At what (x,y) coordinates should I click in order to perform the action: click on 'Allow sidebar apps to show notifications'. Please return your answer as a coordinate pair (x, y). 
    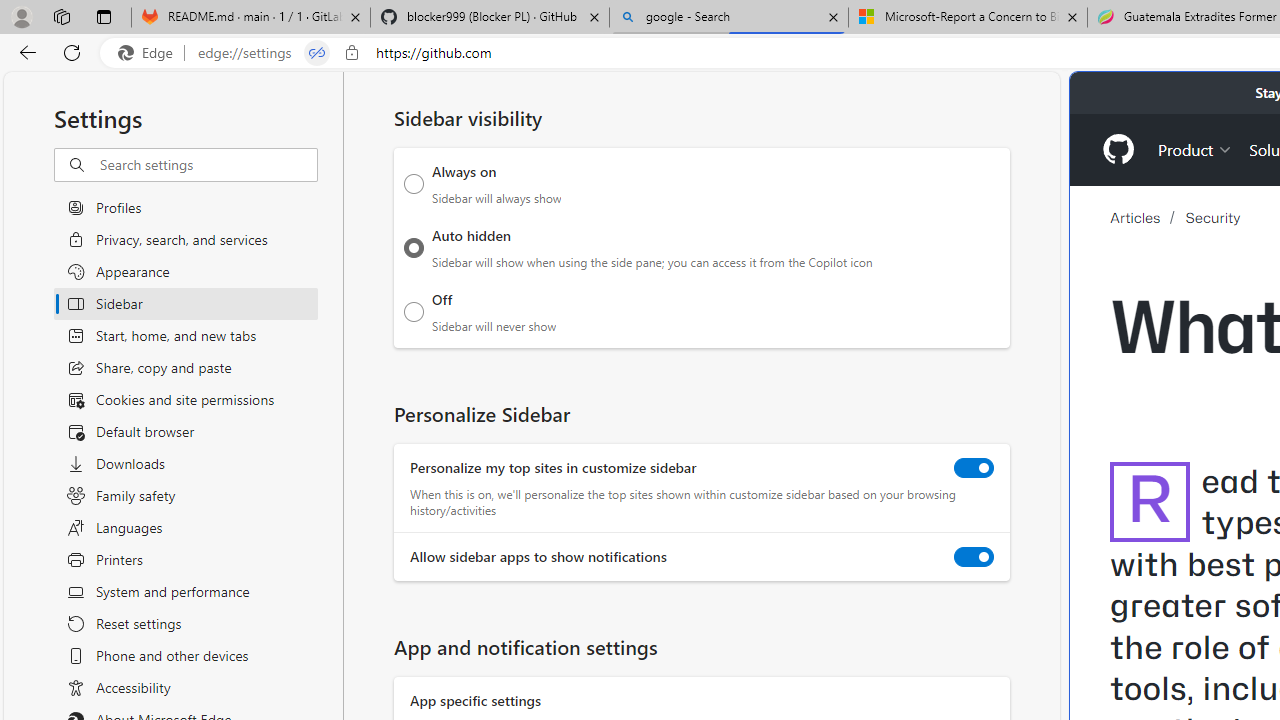
    Looking at the image, I should click on (974, 557).